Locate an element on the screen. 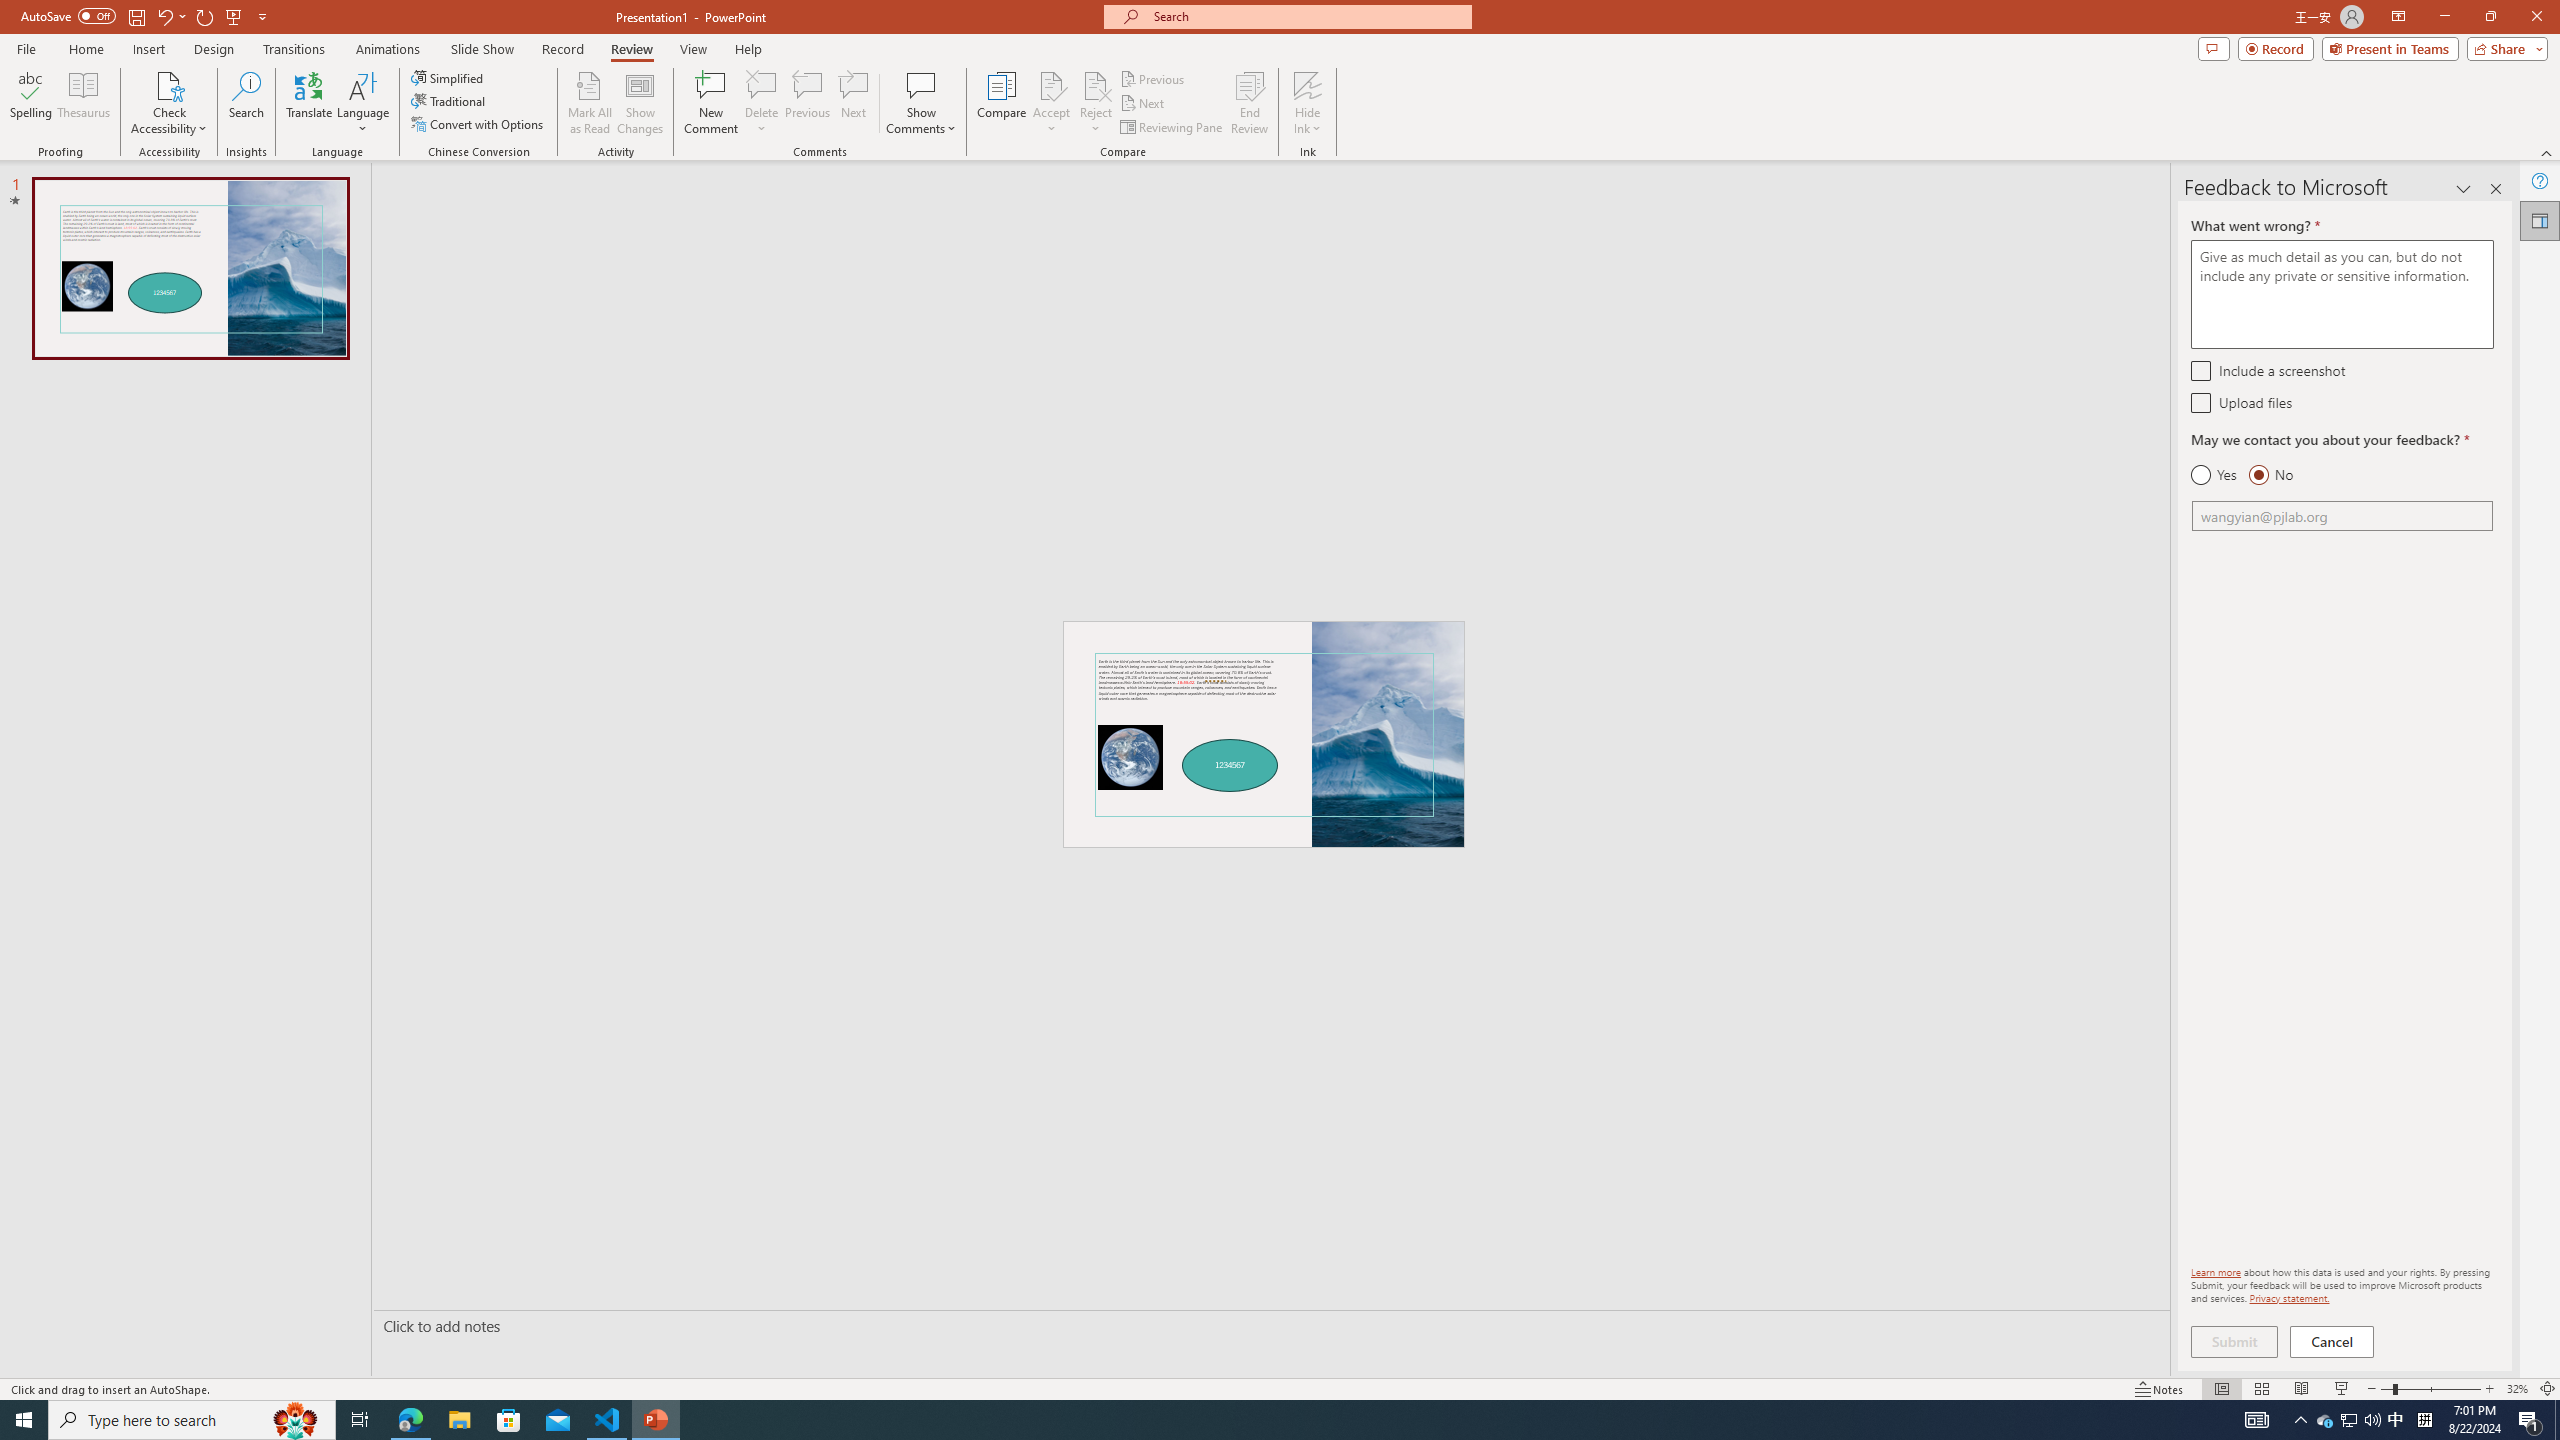  'Reject Change' is located at coordinates (1094, 84).